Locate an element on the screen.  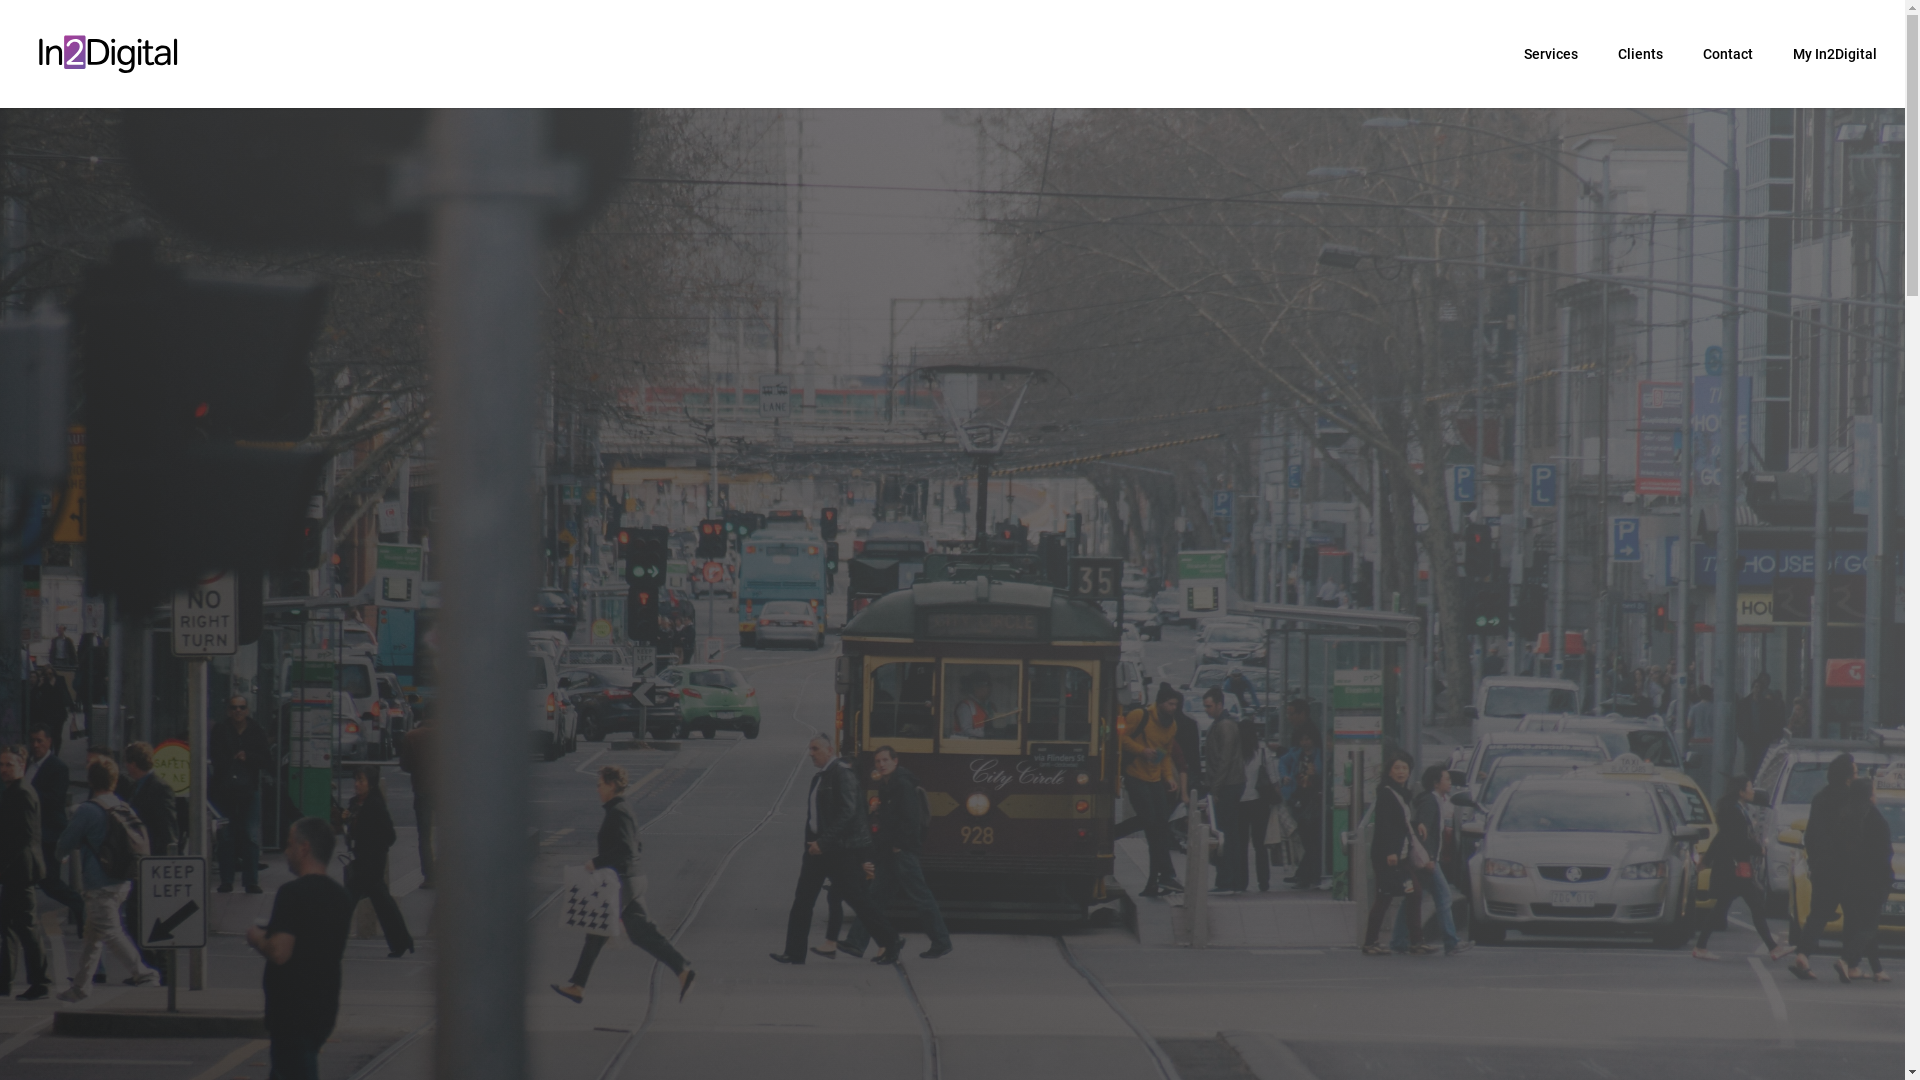
'My In2Digital' is located at coordinates (1793, 53).